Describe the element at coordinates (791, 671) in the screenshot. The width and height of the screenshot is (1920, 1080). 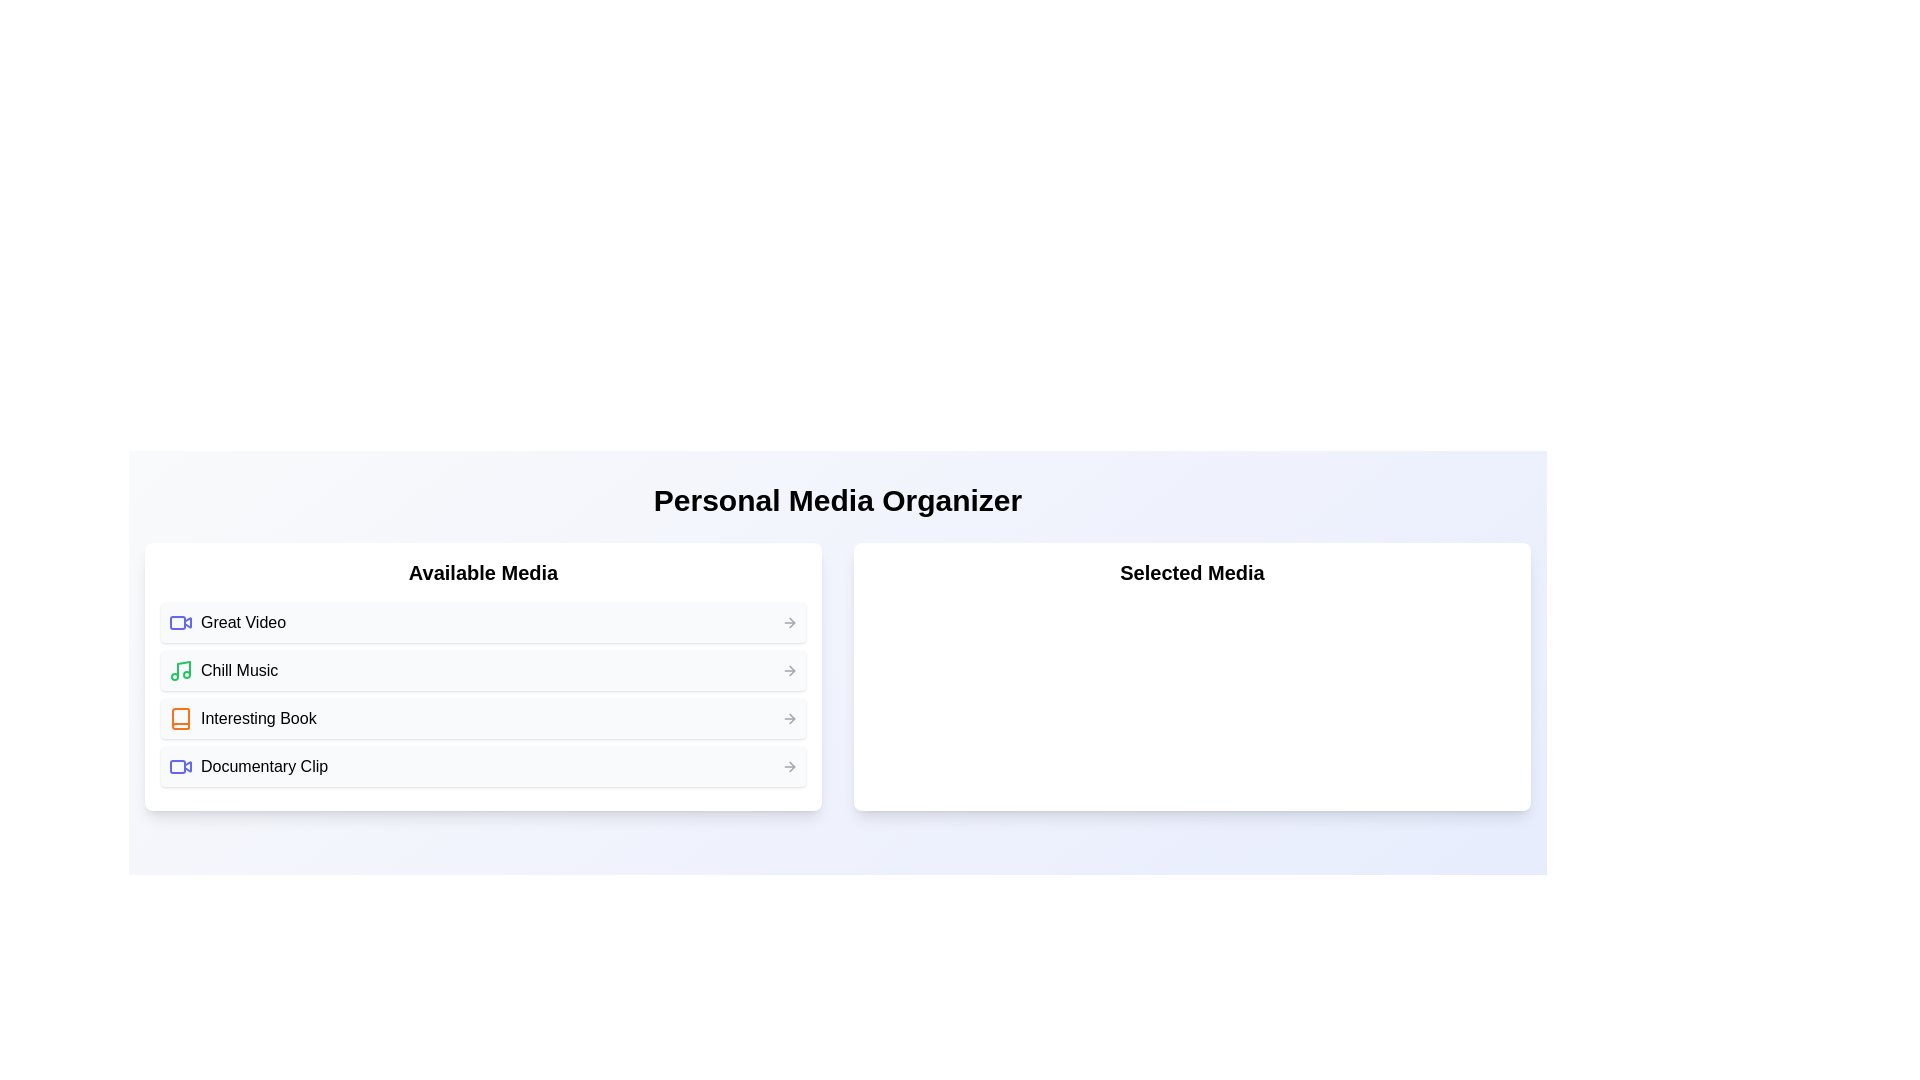
I see `the triangular arrow-shaped icon located to the right of the 'Chill Music' text in the 'Available Media' list` at that location.